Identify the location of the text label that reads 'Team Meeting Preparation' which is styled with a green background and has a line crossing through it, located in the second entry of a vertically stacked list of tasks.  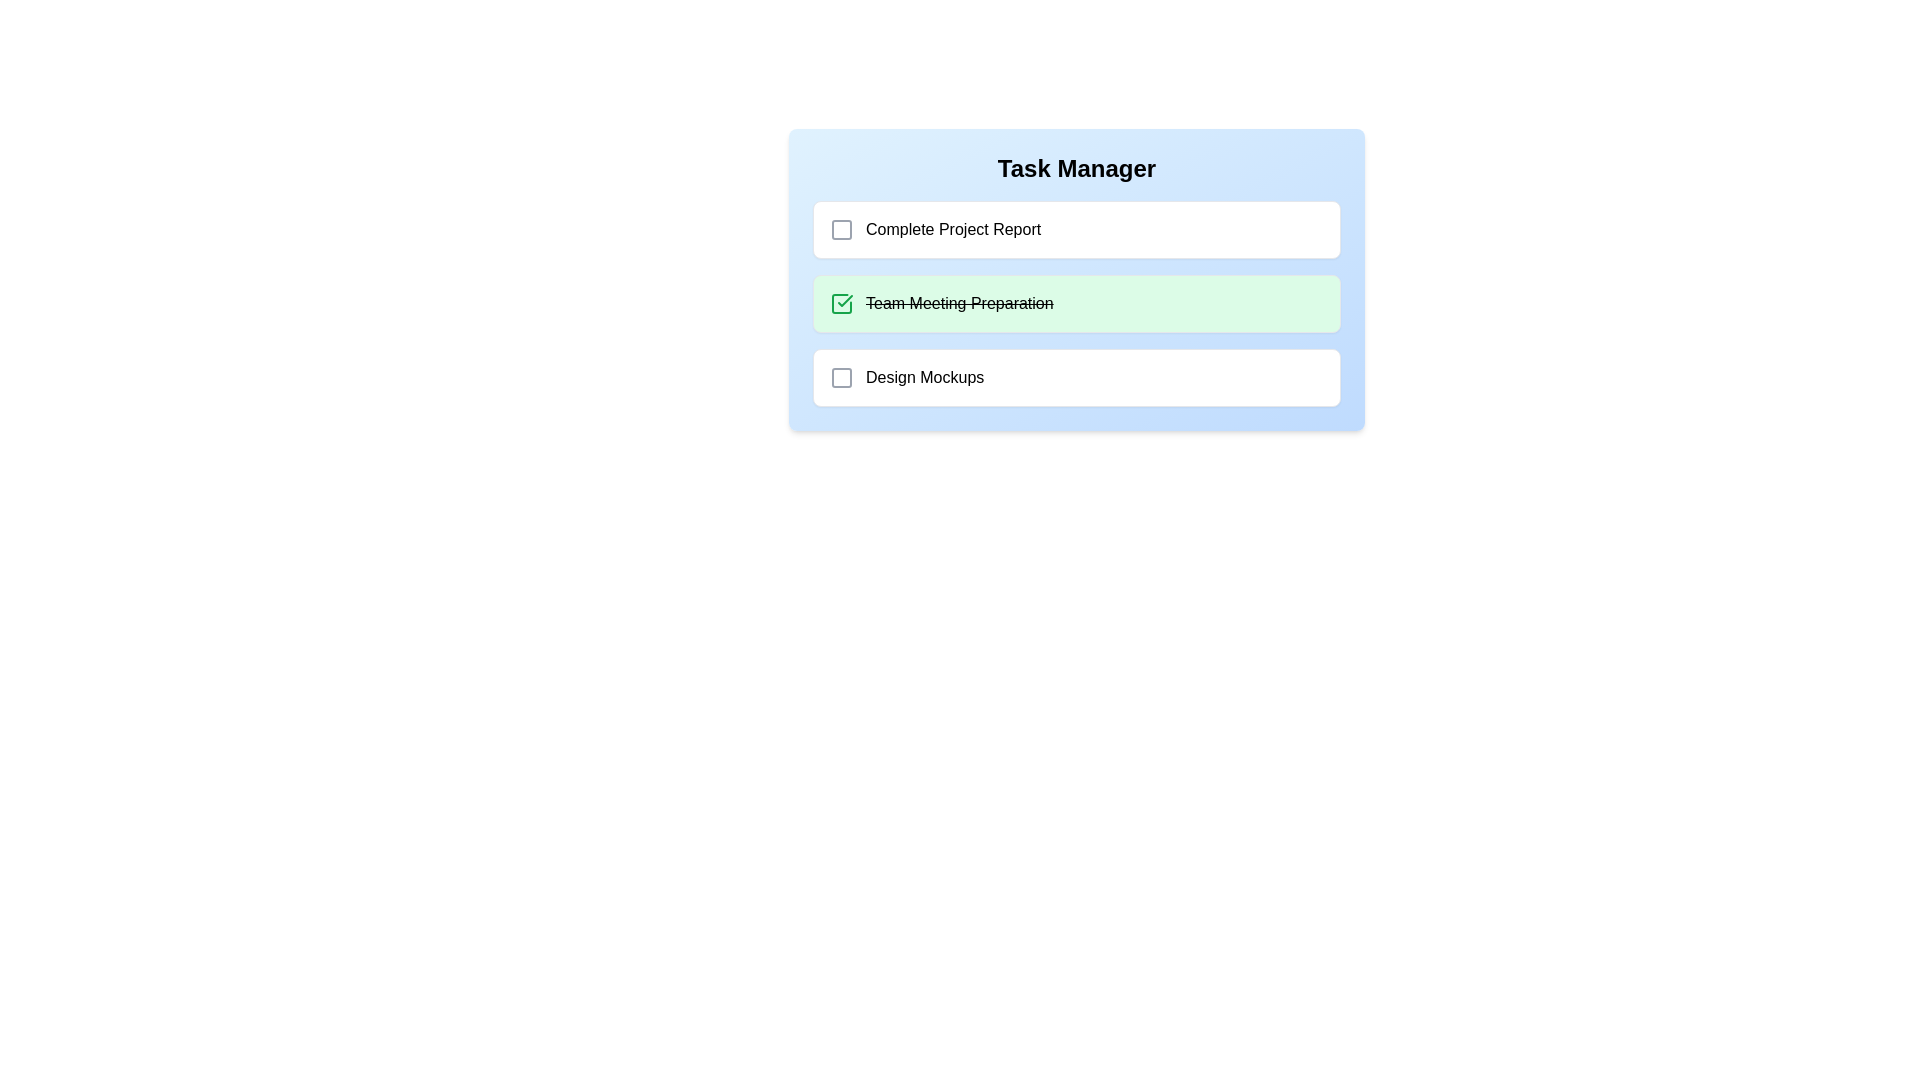
(940, 304).